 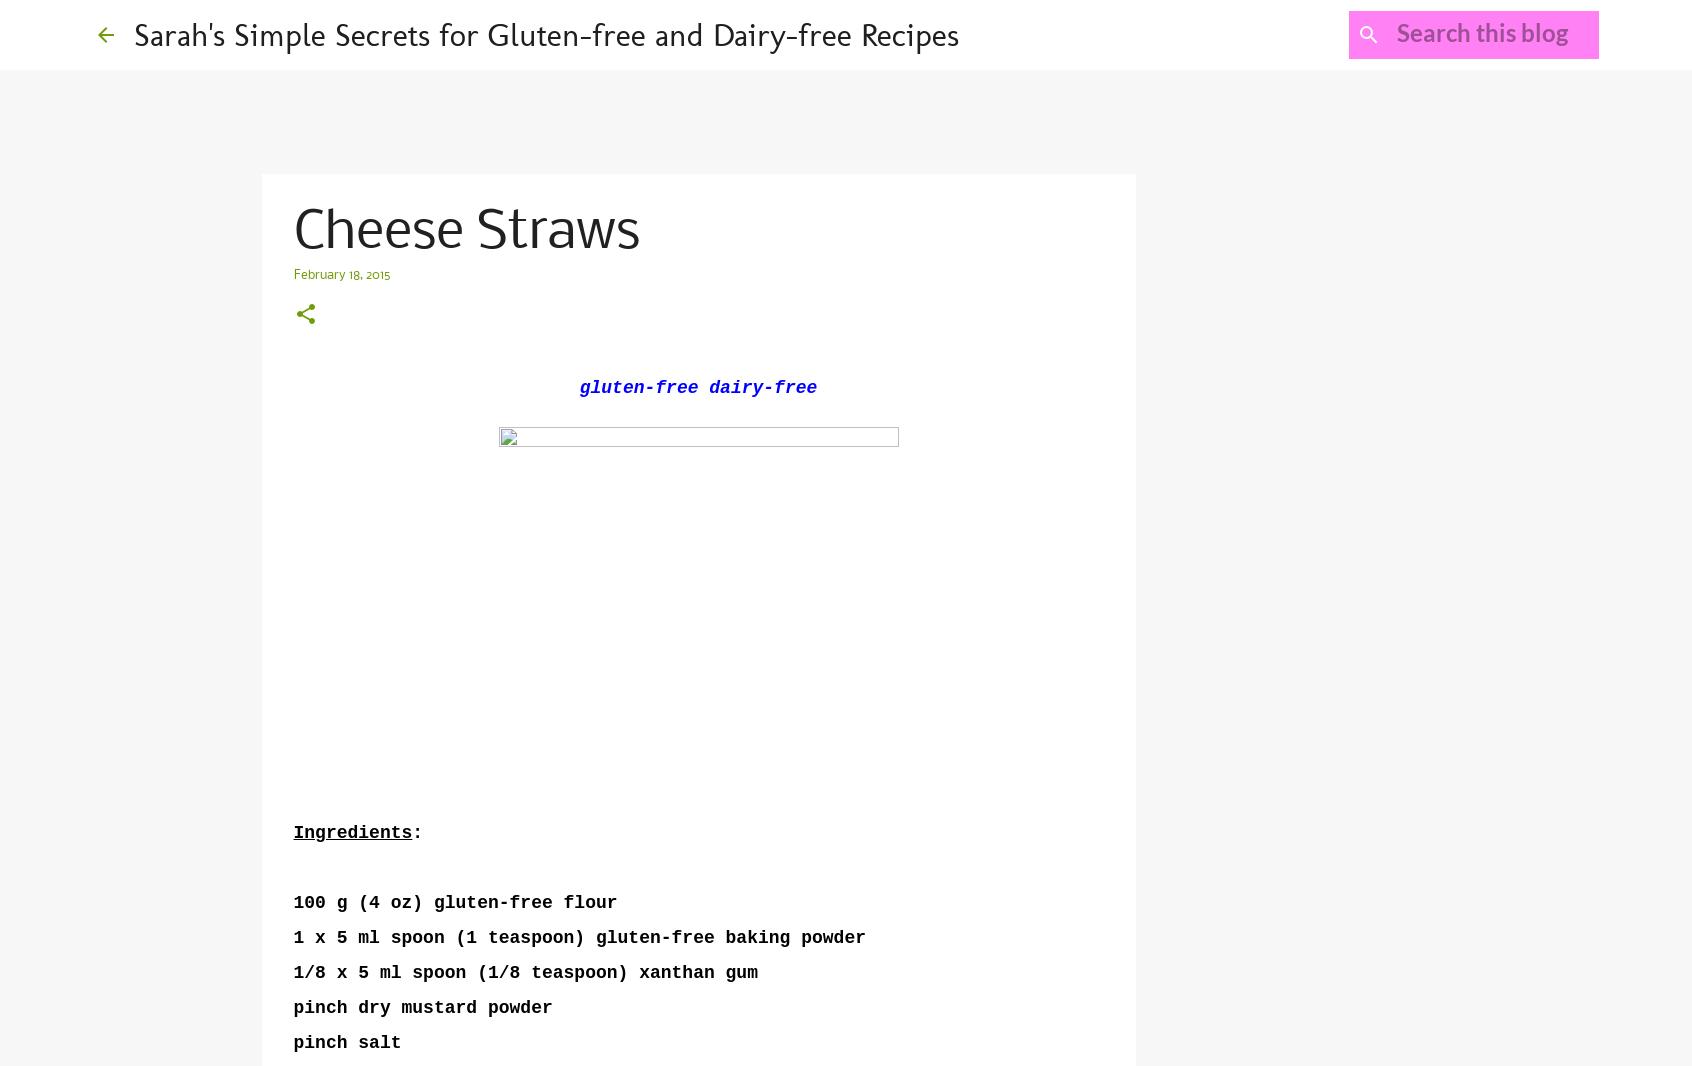 I want to click on 'Cheese Straws', so click(x=464, y=232).